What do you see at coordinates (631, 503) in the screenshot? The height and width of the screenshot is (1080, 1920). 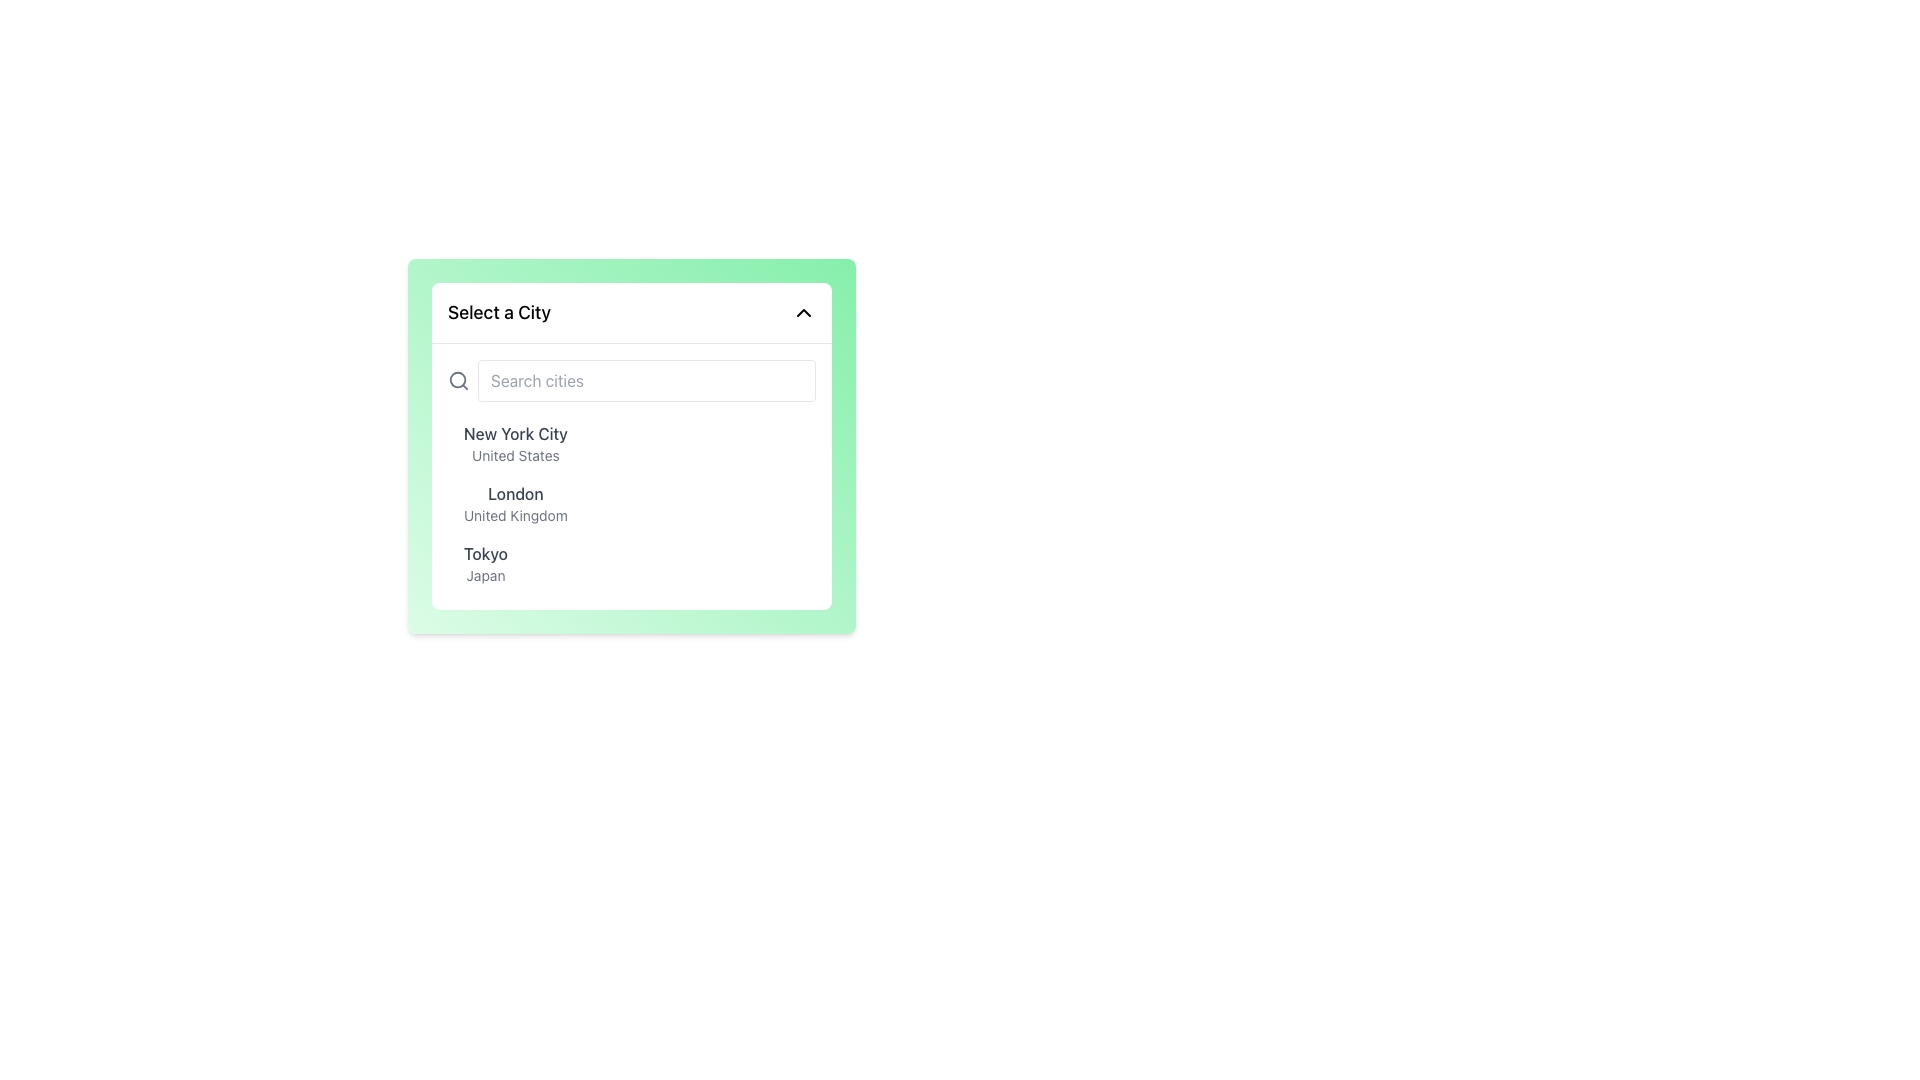 I see `the second item in the city selection dropdown` at bounding box center [631, 503].